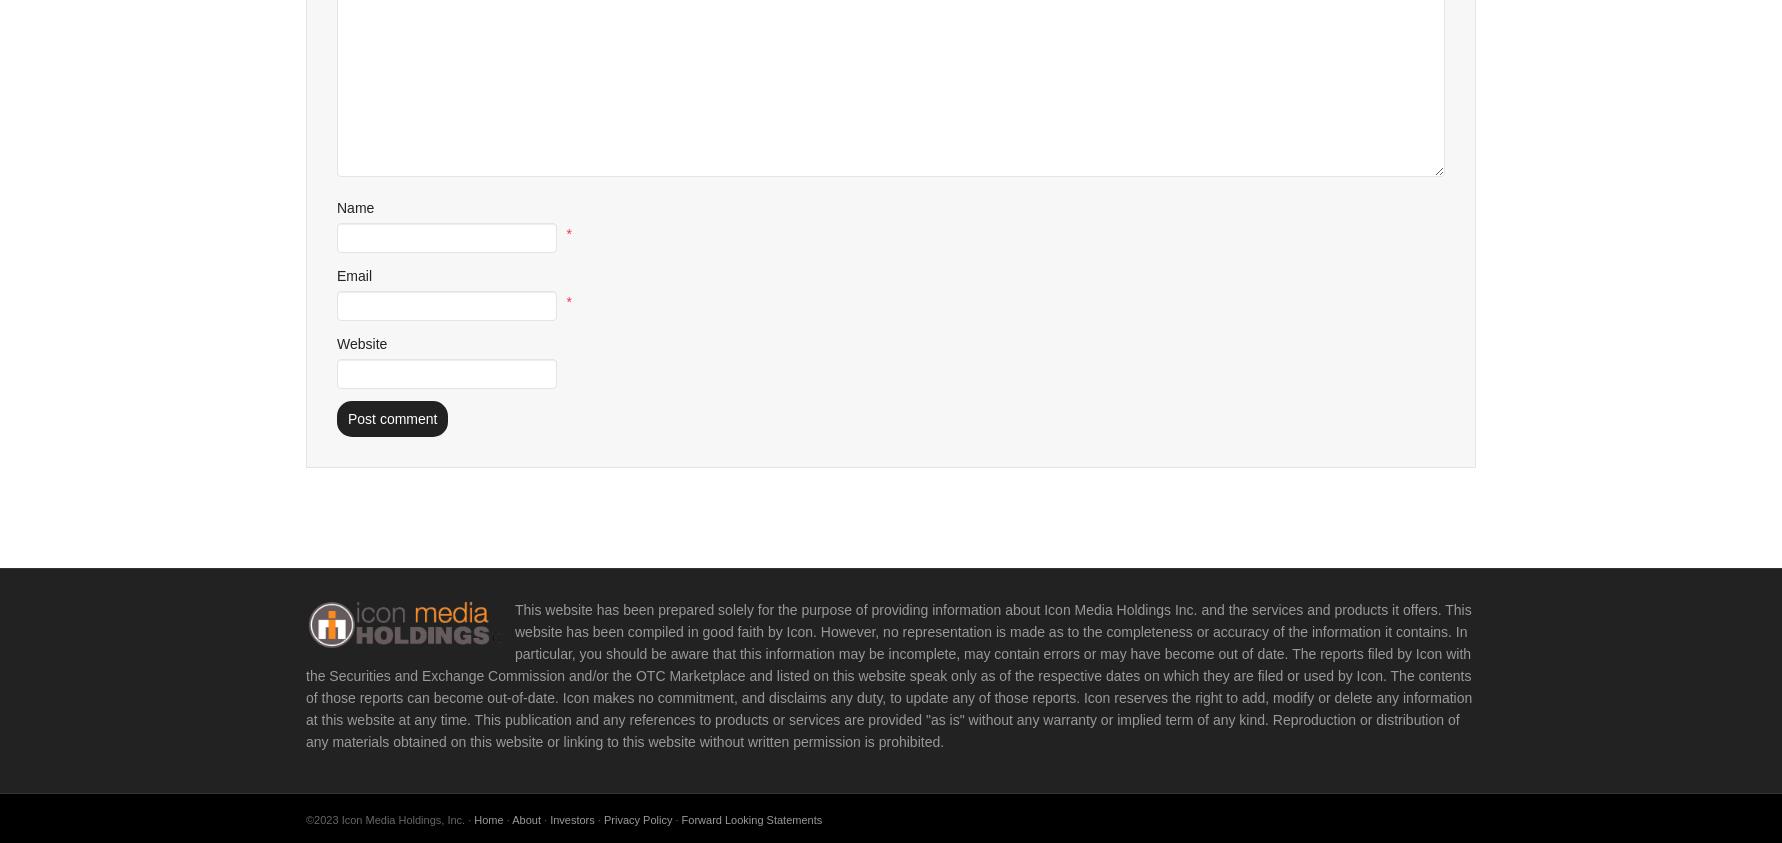 The height and width of the screenshot is (843, 1782). What do you see at coordinates (572, 818) in the screenshot?
I see `'Investors'` at bounding box center [572, 818].